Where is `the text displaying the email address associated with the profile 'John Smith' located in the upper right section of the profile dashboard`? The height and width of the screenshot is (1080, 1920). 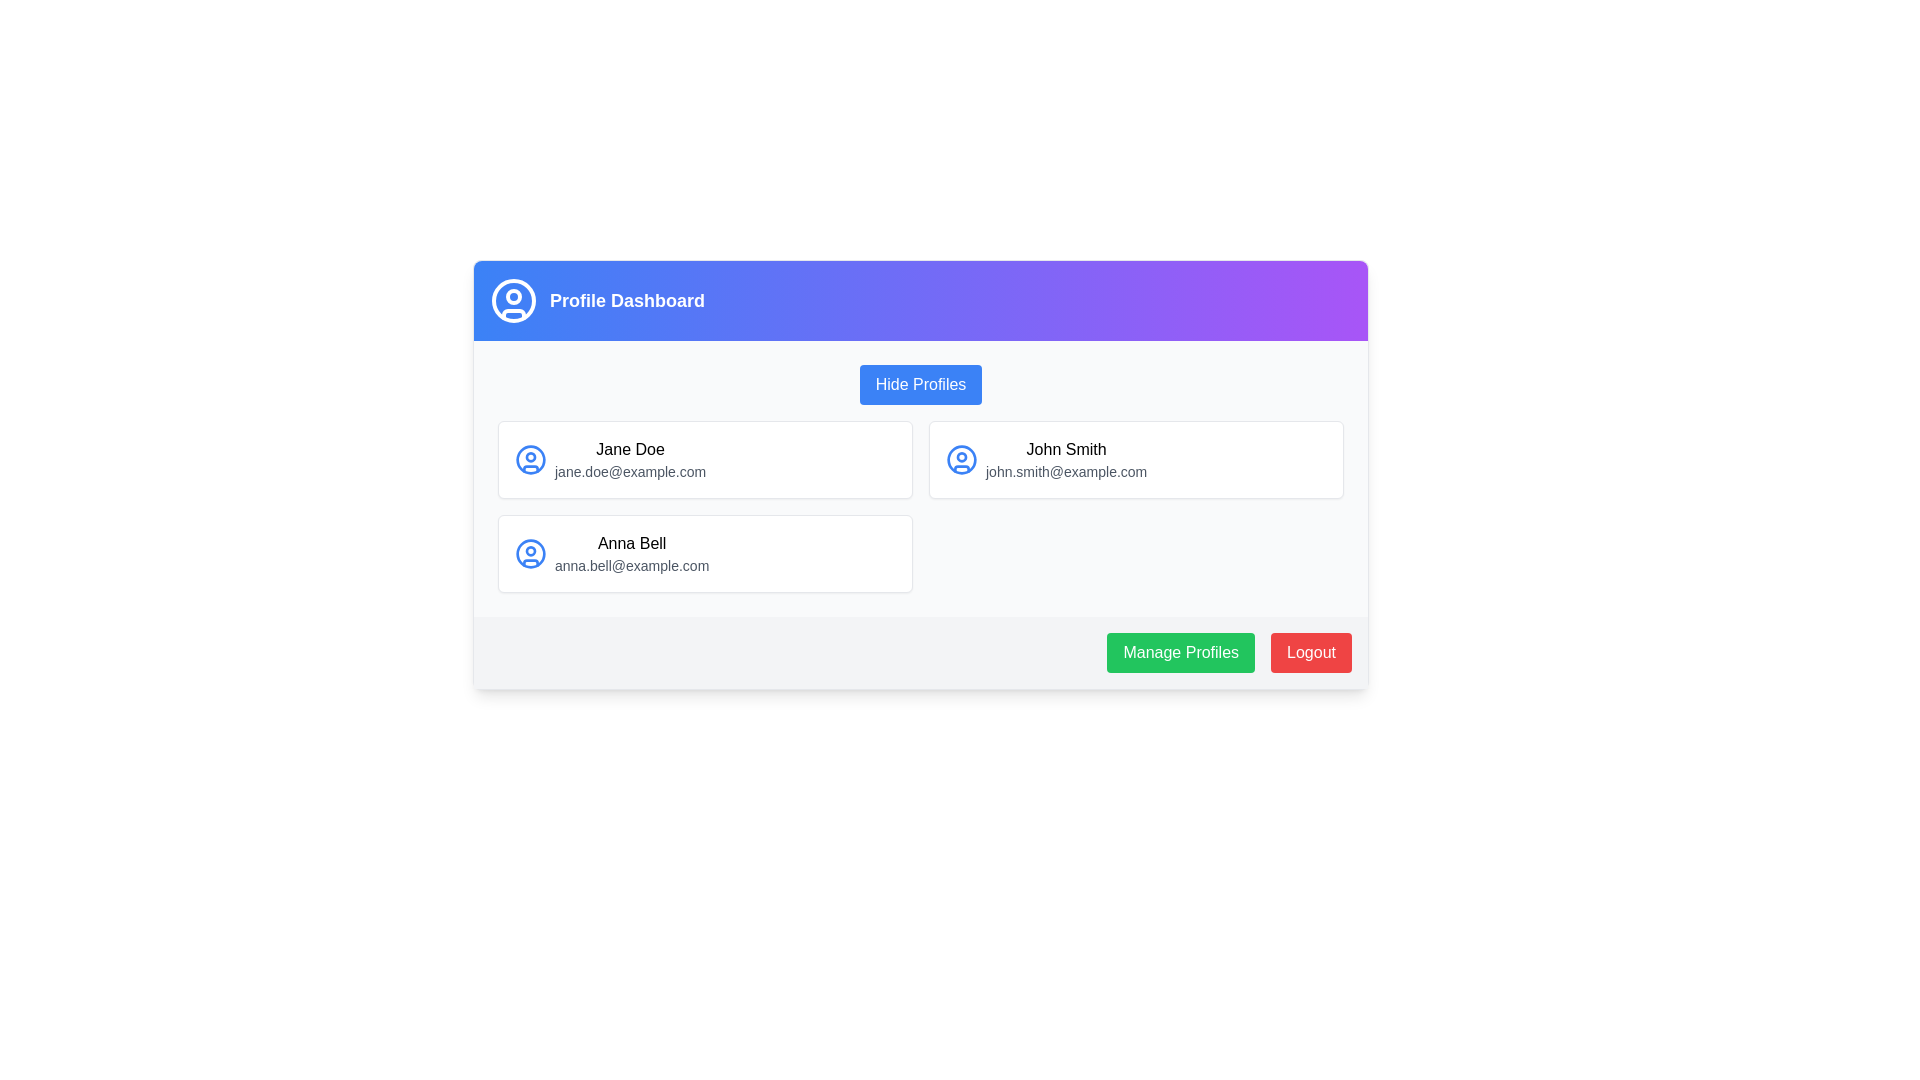 the text displaying the email address associated with the profile 'John Smith' located in the upper right section of the profile dashboard is located at coordinates (1065, 471).